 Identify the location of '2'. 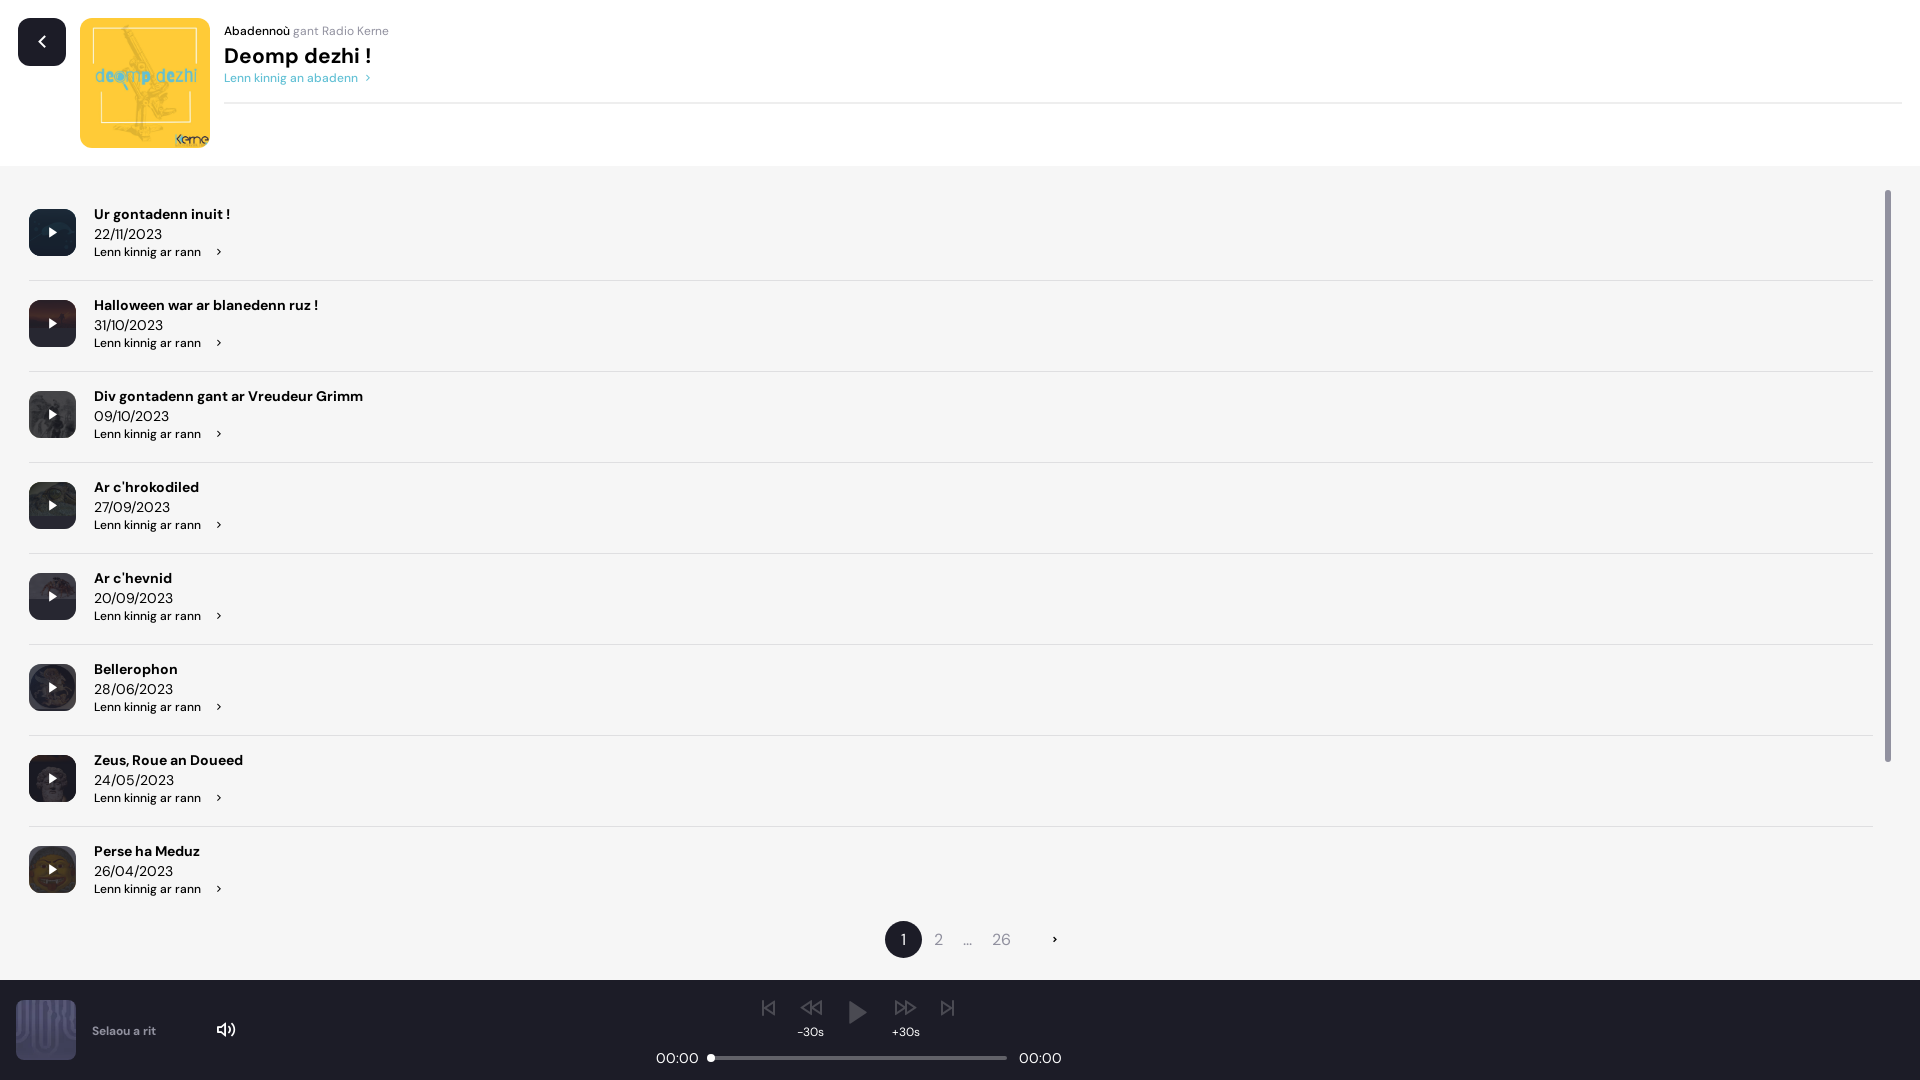
(937, 940).